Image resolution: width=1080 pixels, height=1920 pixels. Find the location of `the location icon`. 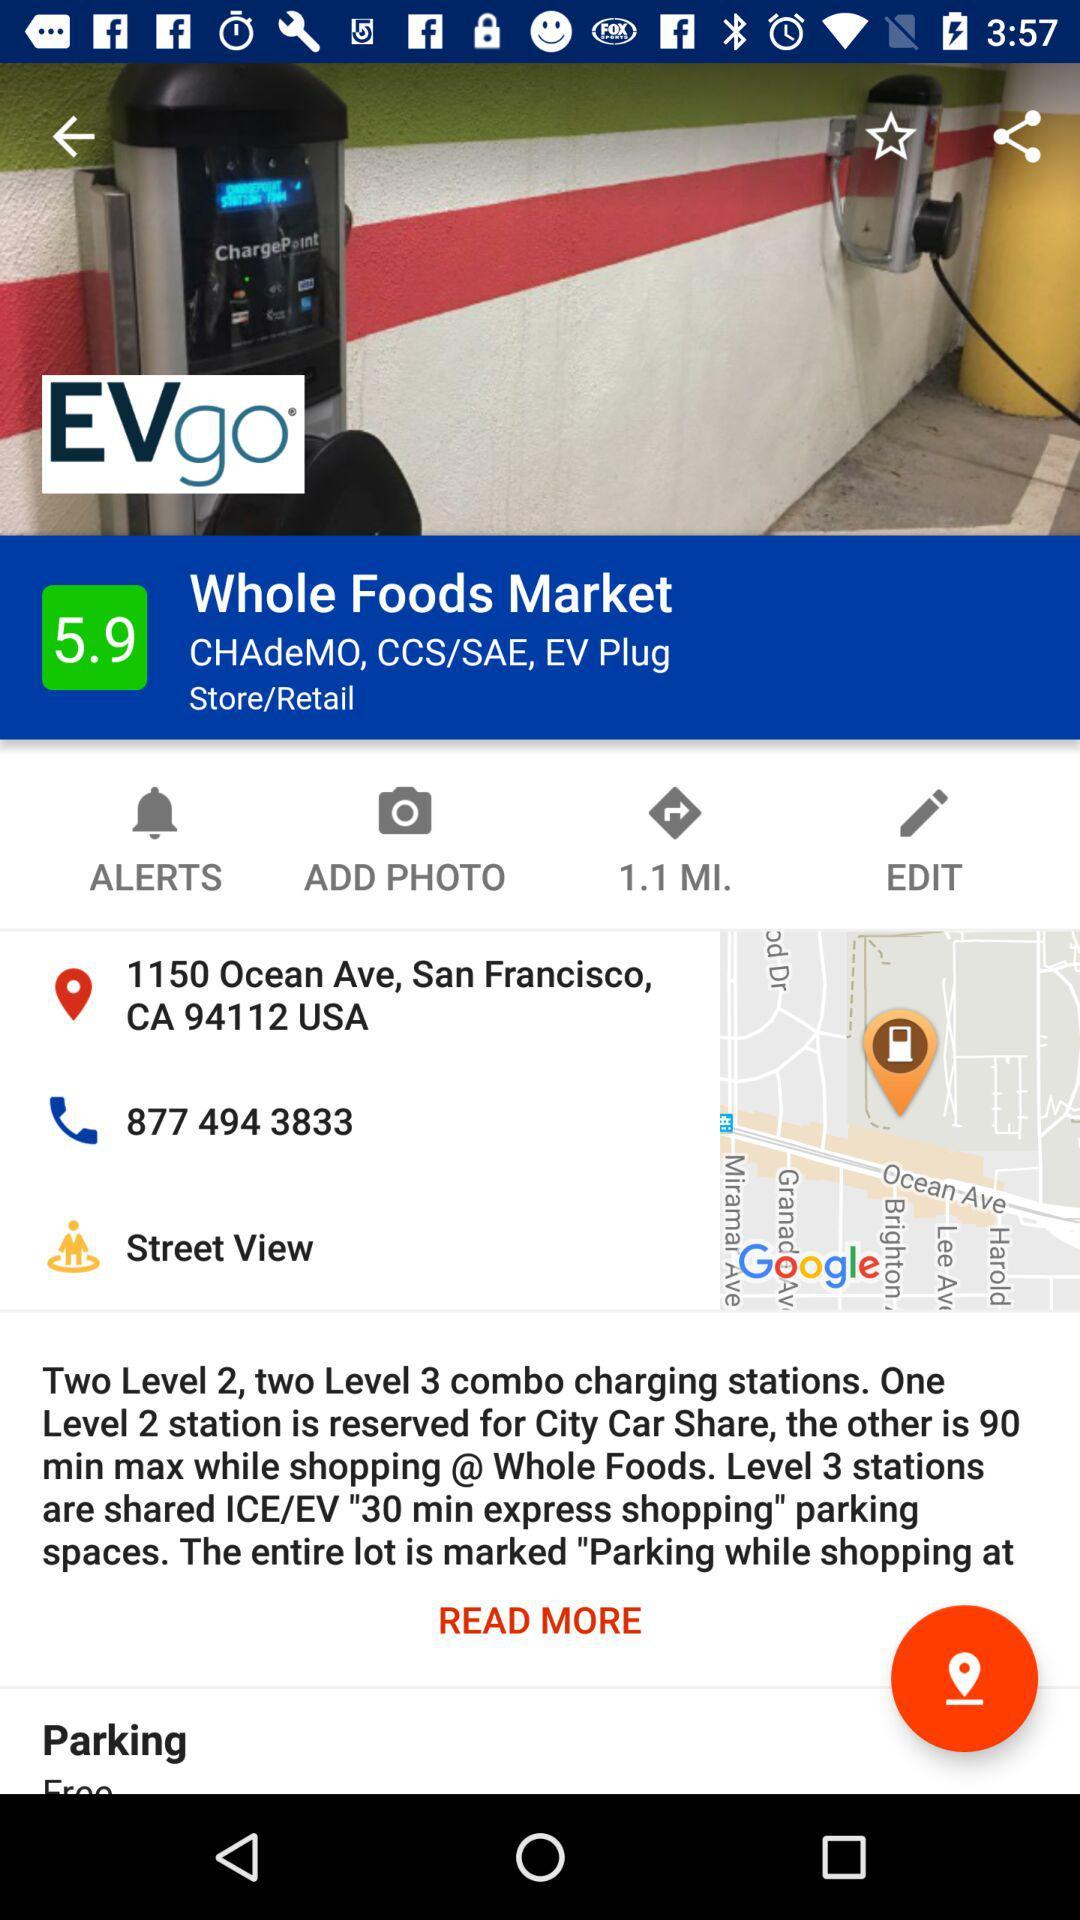

the location icon is located at coordinates (963, 1678).